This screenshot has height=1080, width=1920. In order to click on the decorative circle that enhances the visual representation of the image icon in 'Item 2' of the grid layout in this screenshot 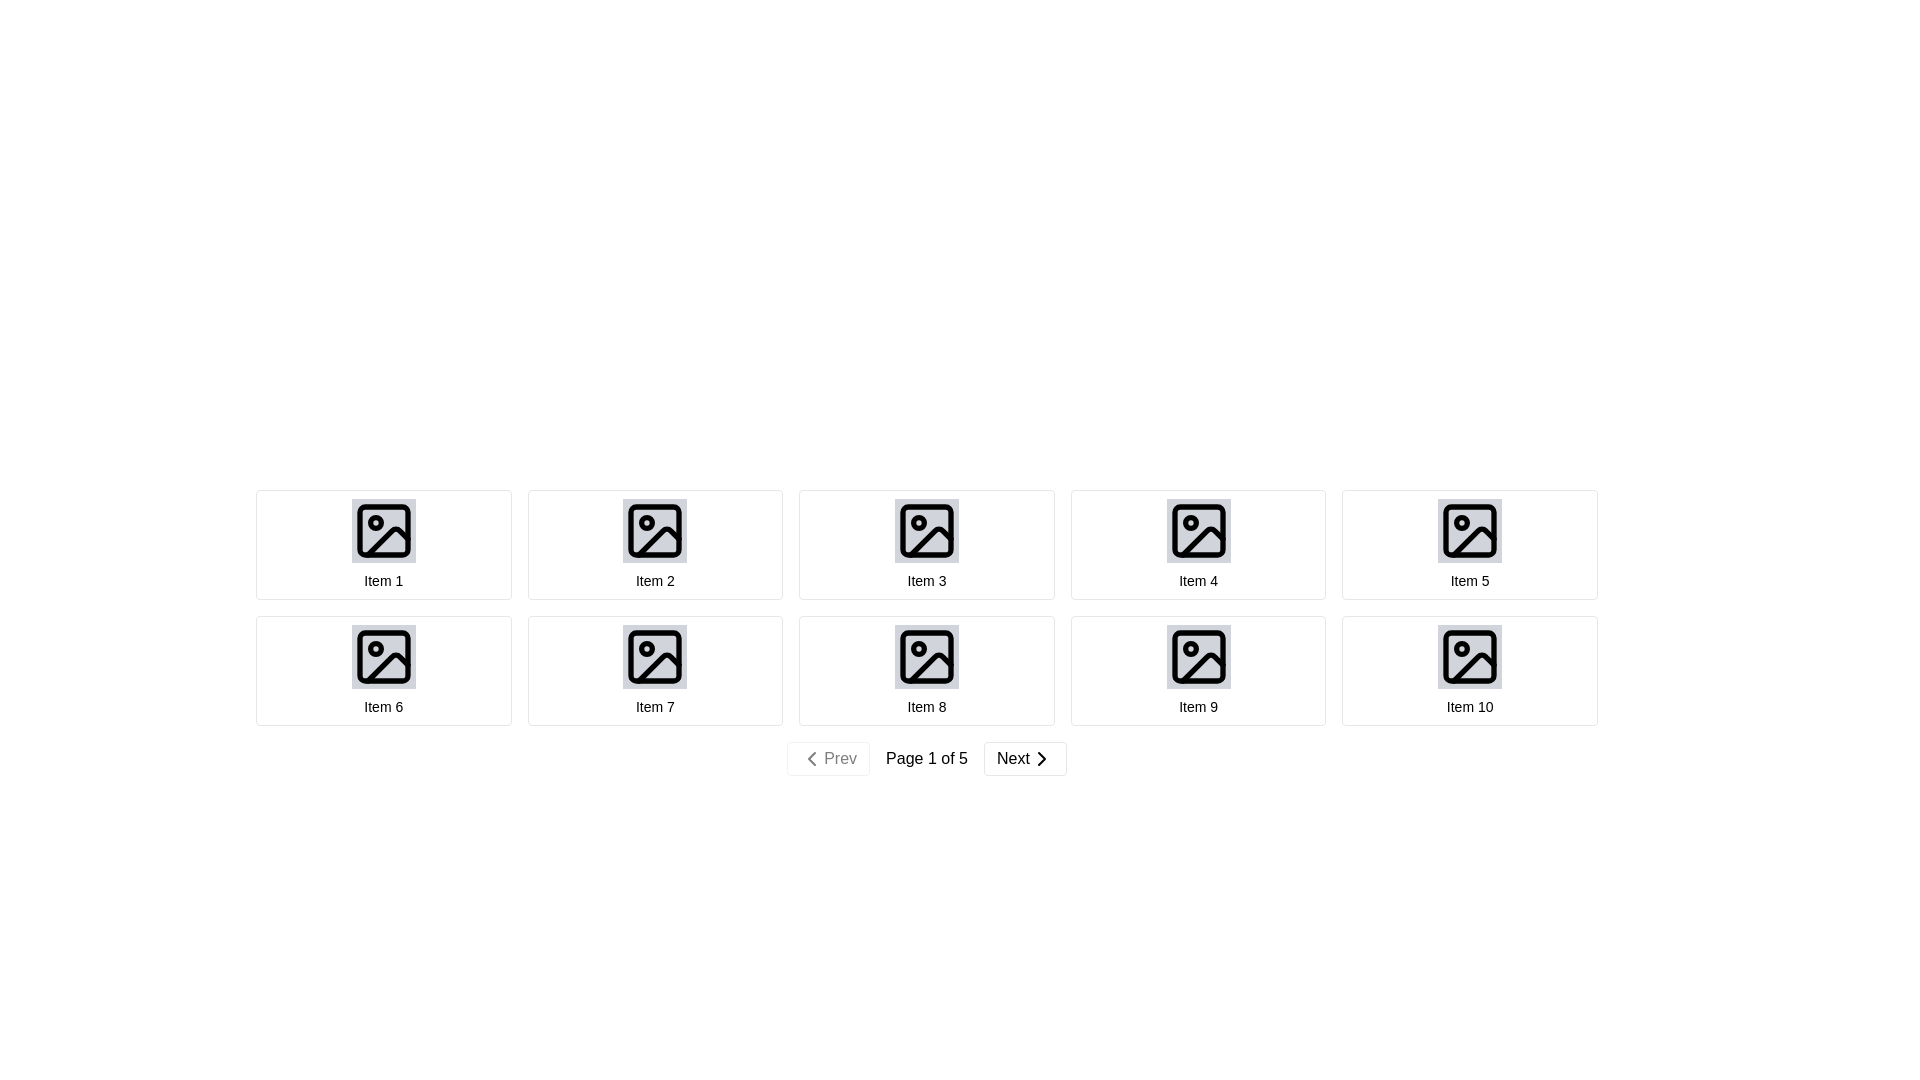, I will do `click(647, 522)`.